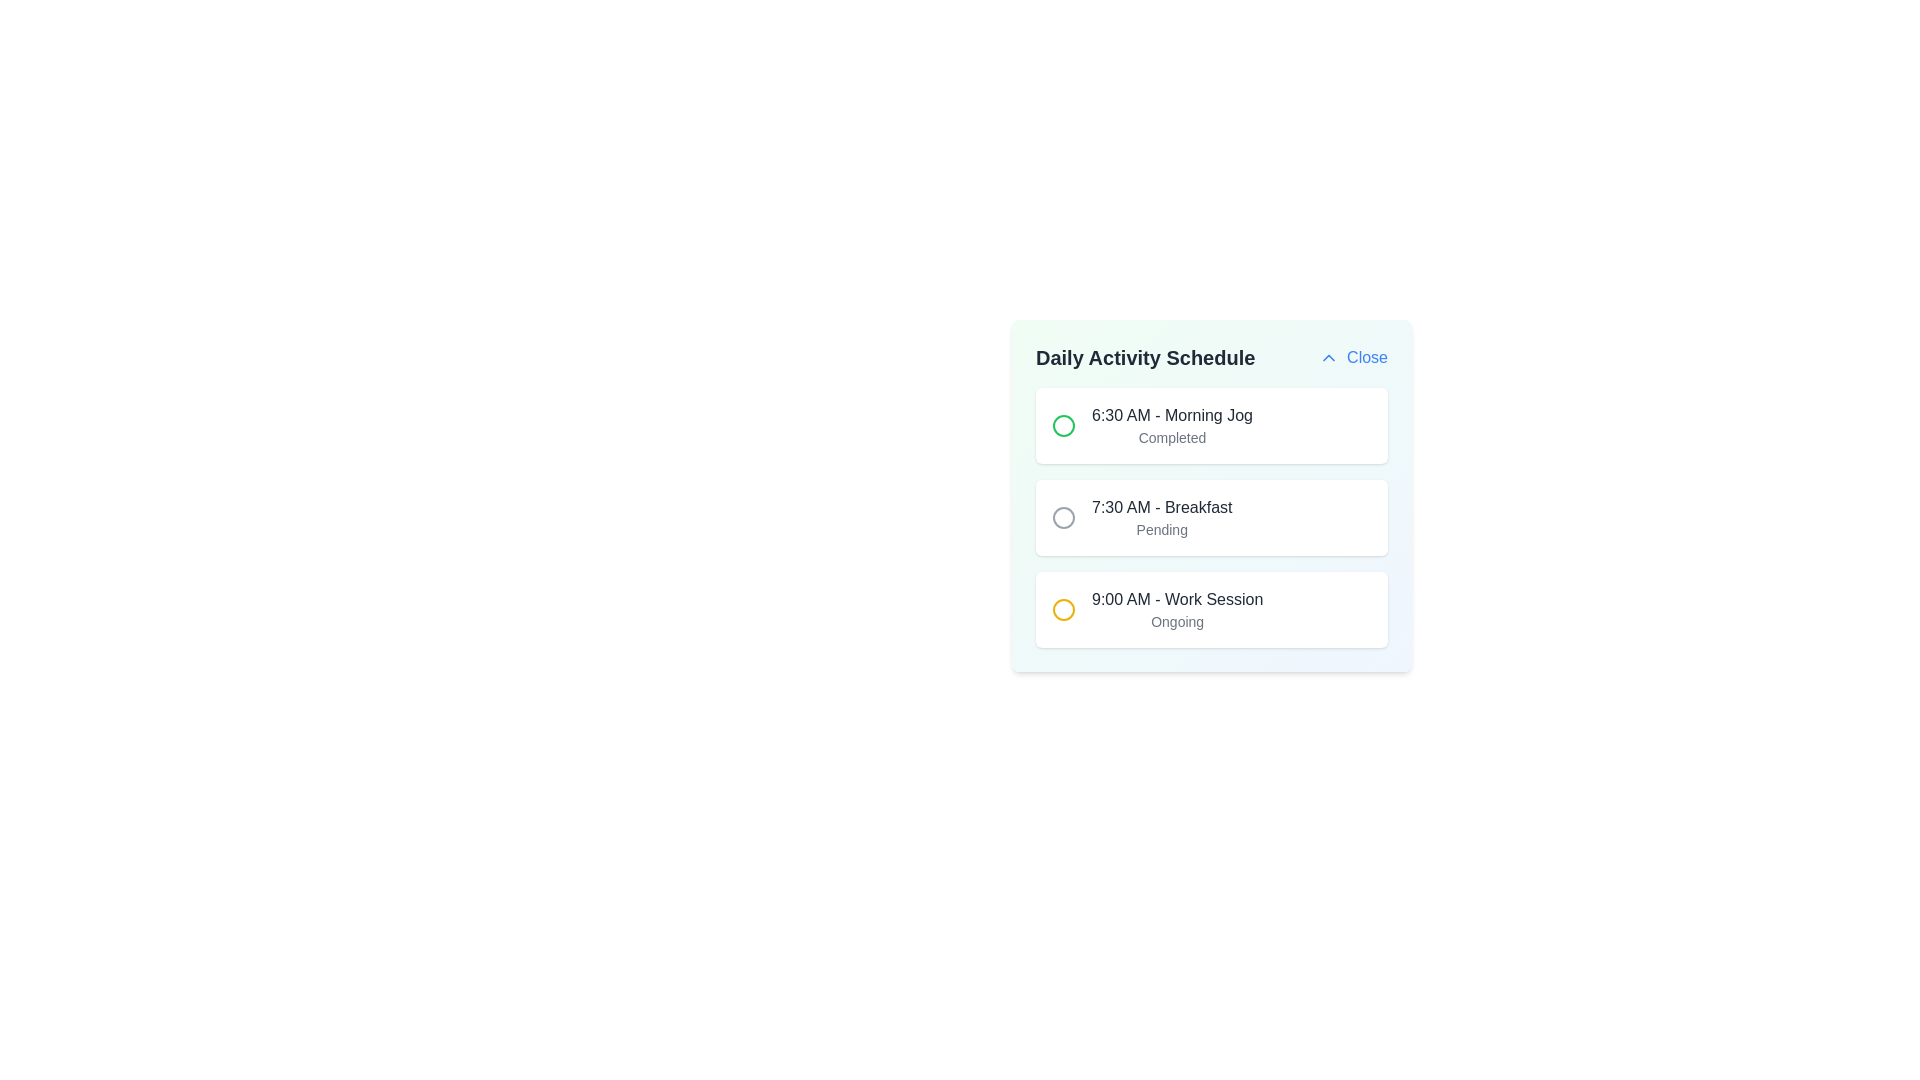  Describe the element at coordinates (1353, 357) in the screenshot. I see `the interactive button located at the top-right corner of the 'Daily Activity Schedule' panel` at that location.